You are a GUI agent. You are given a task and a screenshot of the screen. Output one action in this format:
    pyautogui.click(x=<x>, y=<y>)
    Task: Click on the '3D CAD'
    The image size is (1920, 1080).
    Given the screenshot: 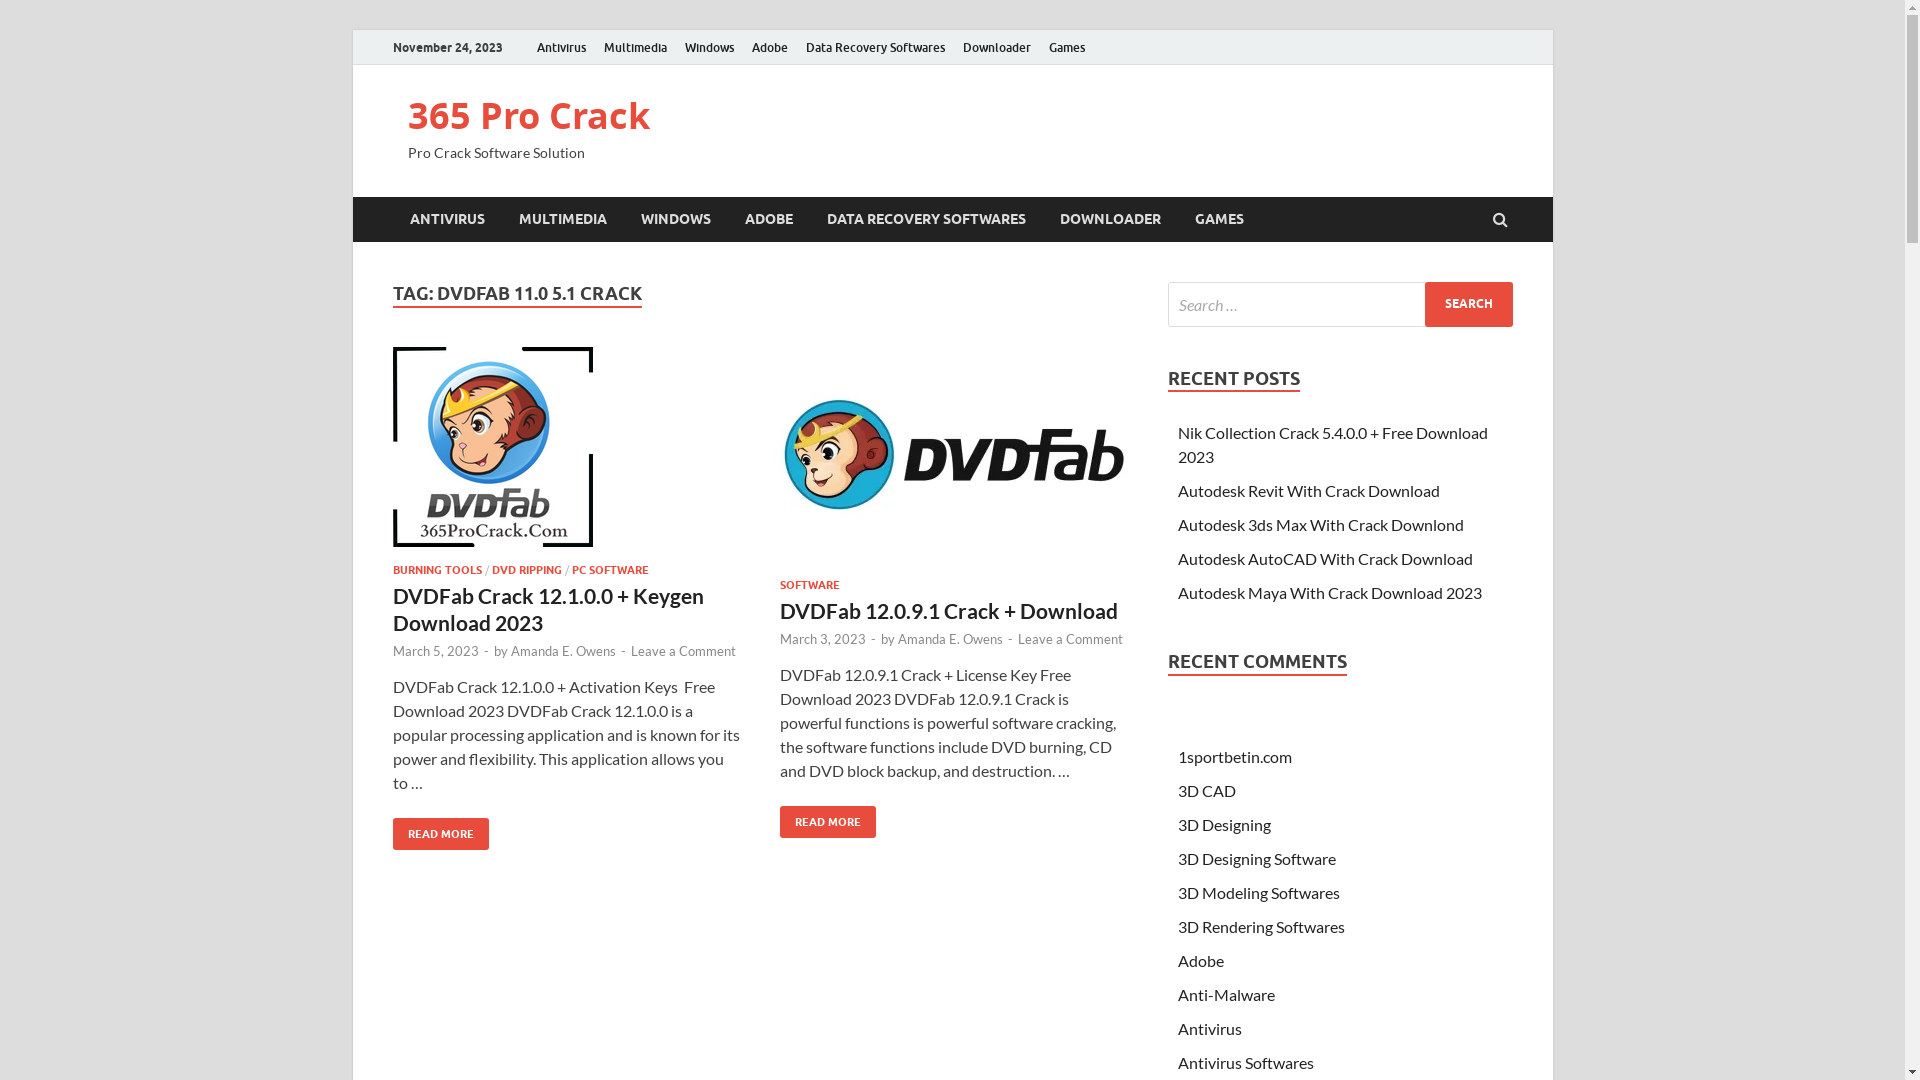 What is the action you would take?
    pyautogui.click(x=1205, y=789)
    